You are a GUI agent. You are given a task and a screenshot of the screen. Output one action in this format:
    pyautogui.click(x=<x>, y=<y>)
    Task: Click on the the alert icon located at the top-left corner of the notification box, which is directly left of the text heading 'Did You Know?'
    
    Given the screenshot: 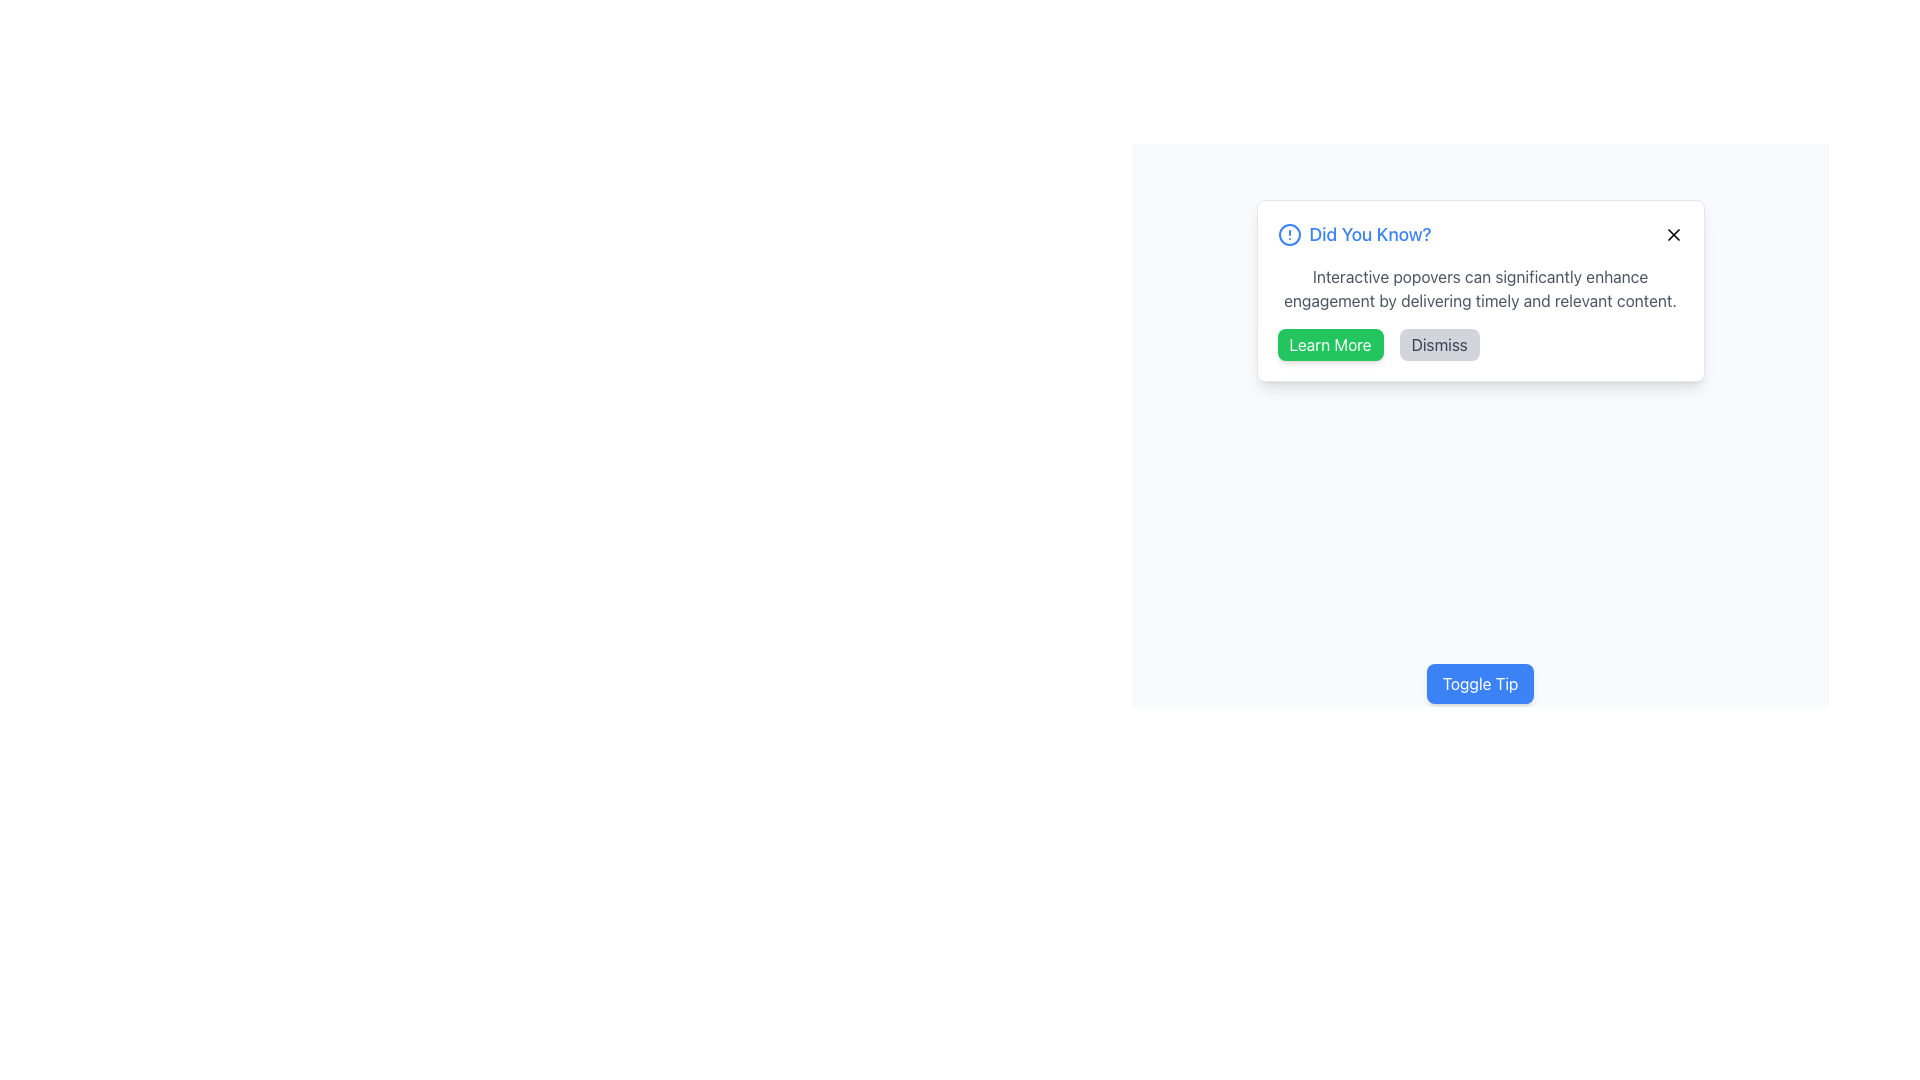 What is the action you would take?
    pyautogui.click(x=1289, y=234)
    